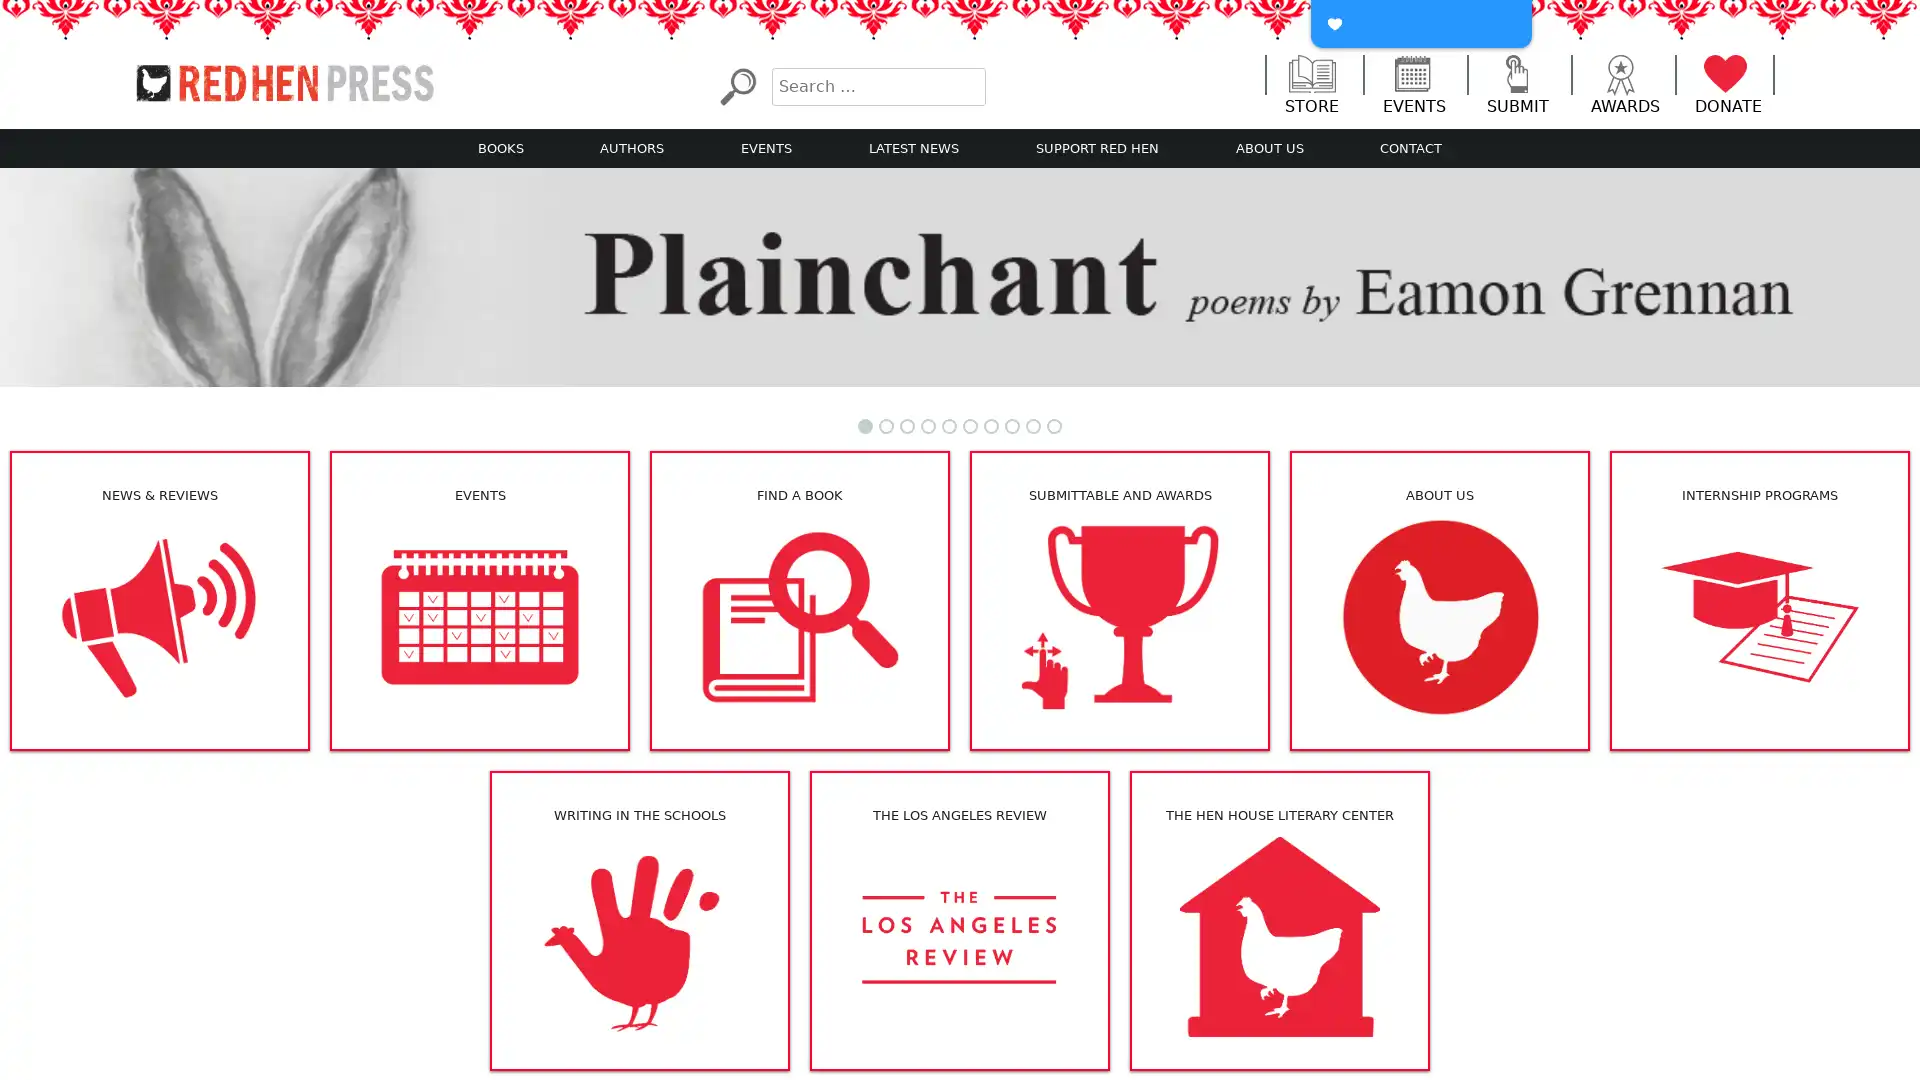 This screenshot has height=1080, width=1920. What do you see at coordinates (736, 85) in the screenshot?
I see `search icon` at bounding box center [736, 85].